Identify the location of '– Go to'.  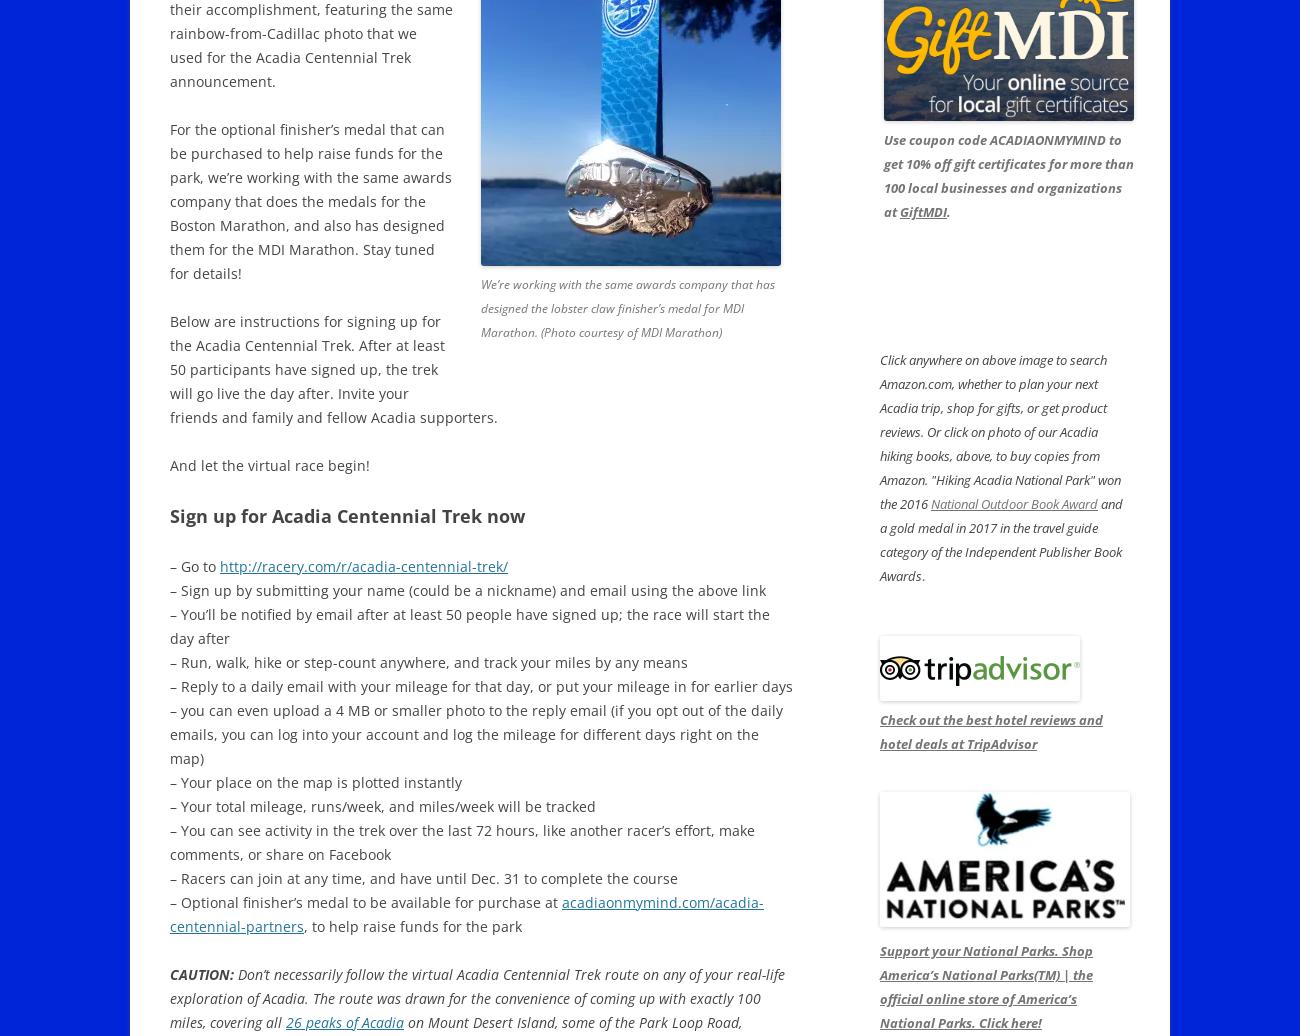
(195, 566).